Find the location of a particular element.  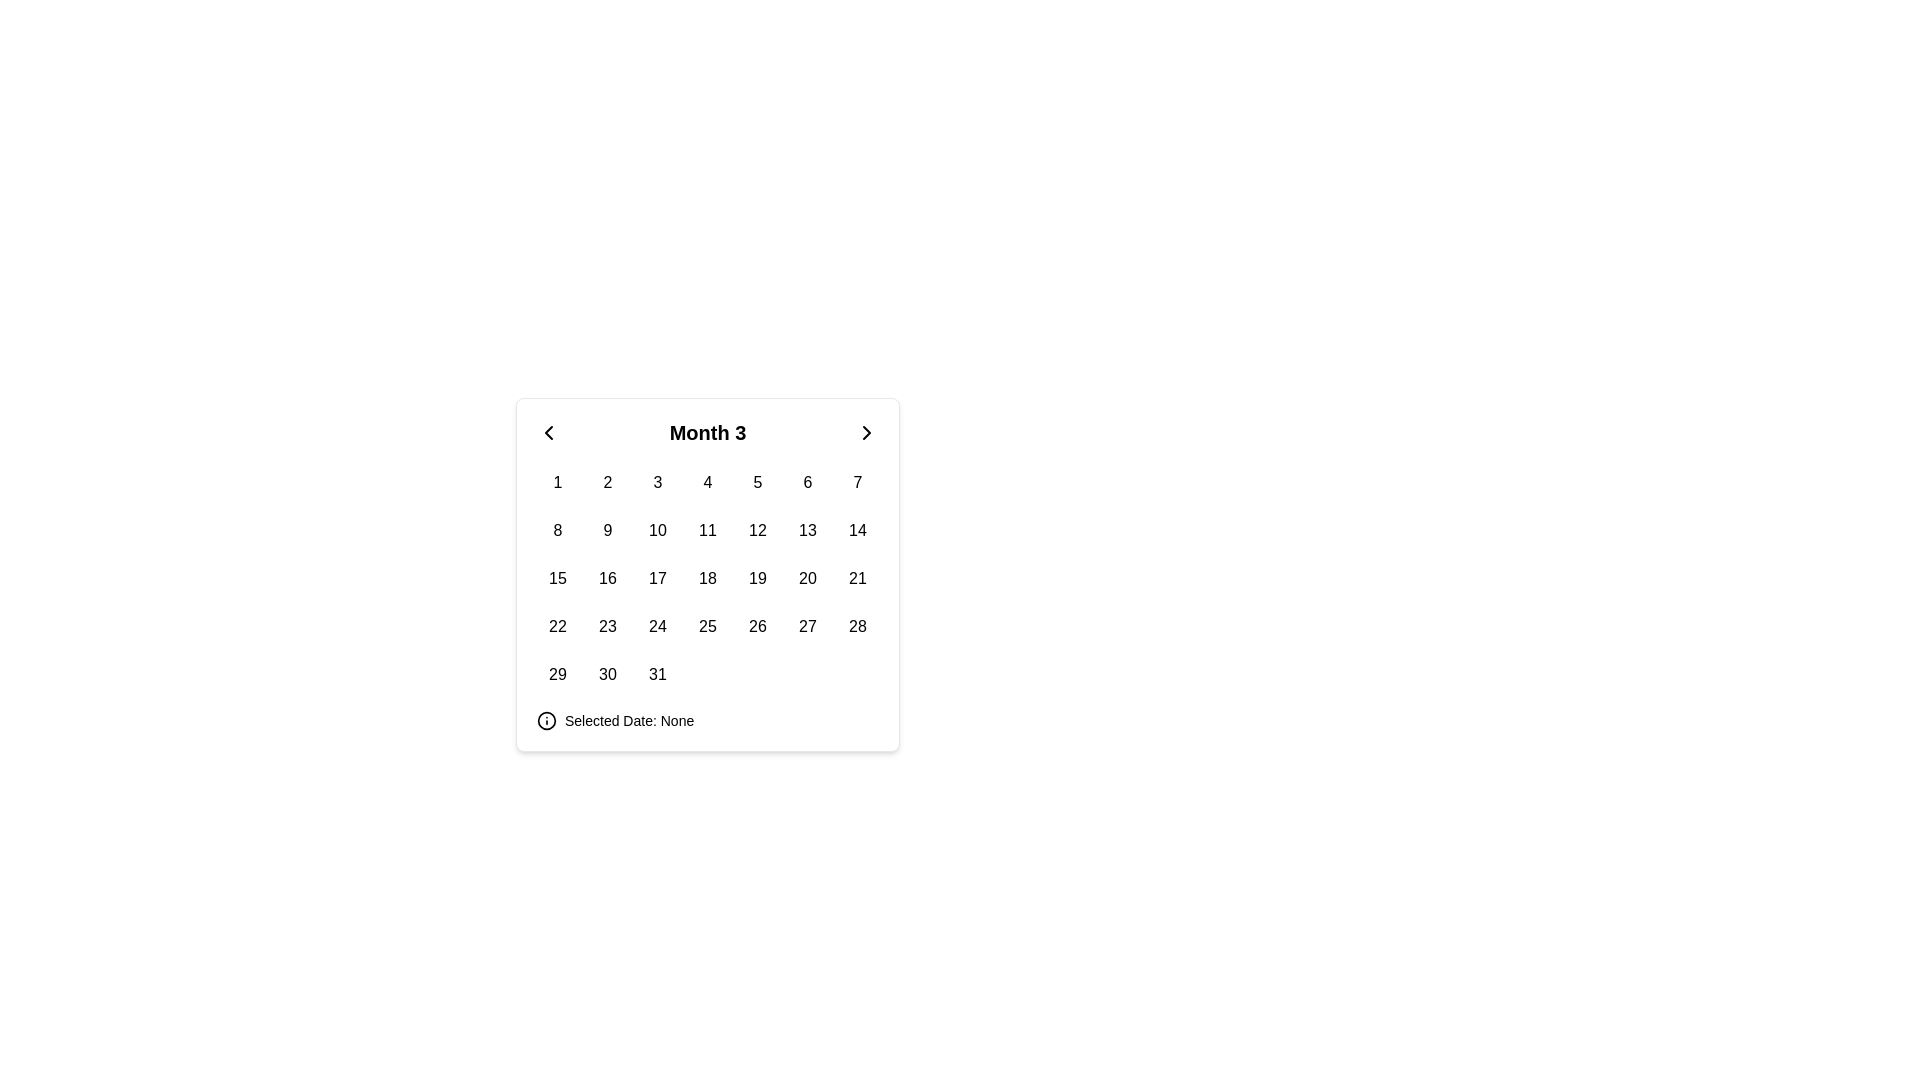

the interactive calendar tile element displaying the date '15' is located at coordinates (557, 578).